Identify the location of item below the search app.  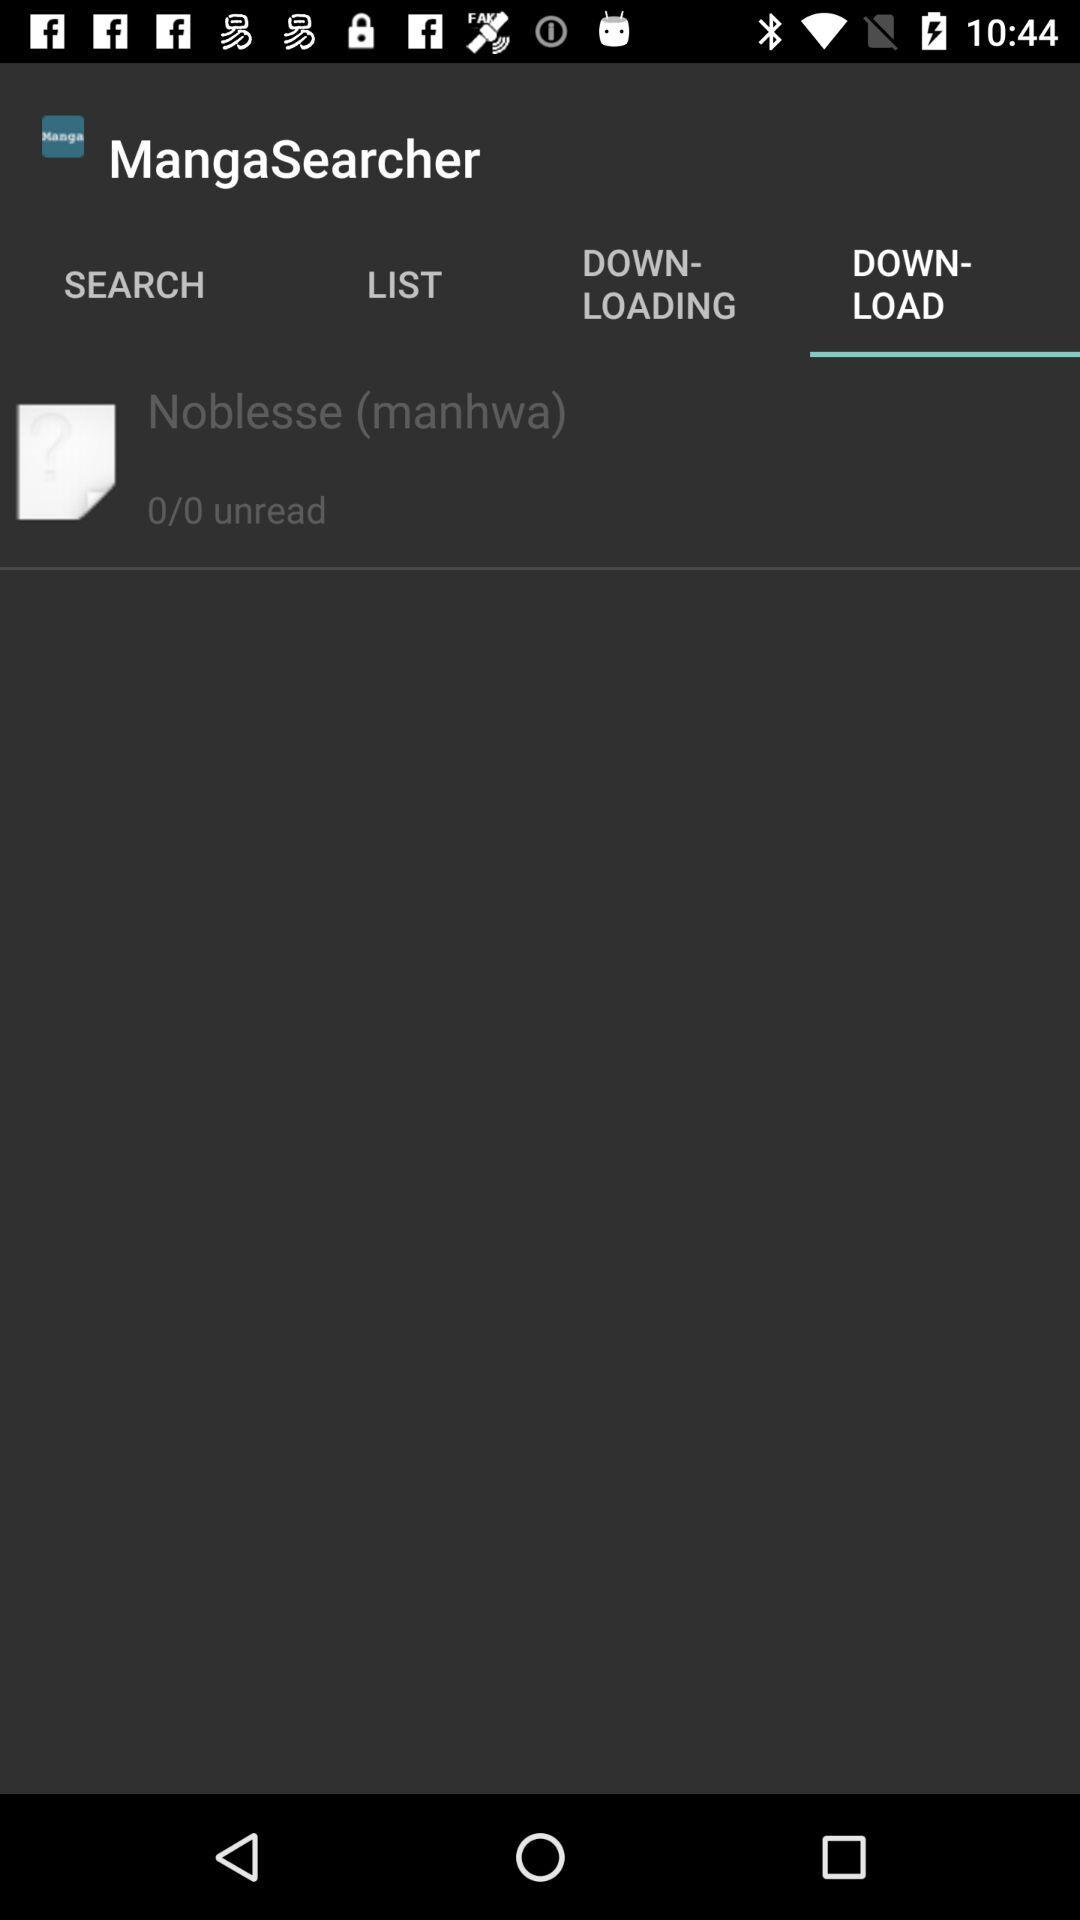
(540, 408).